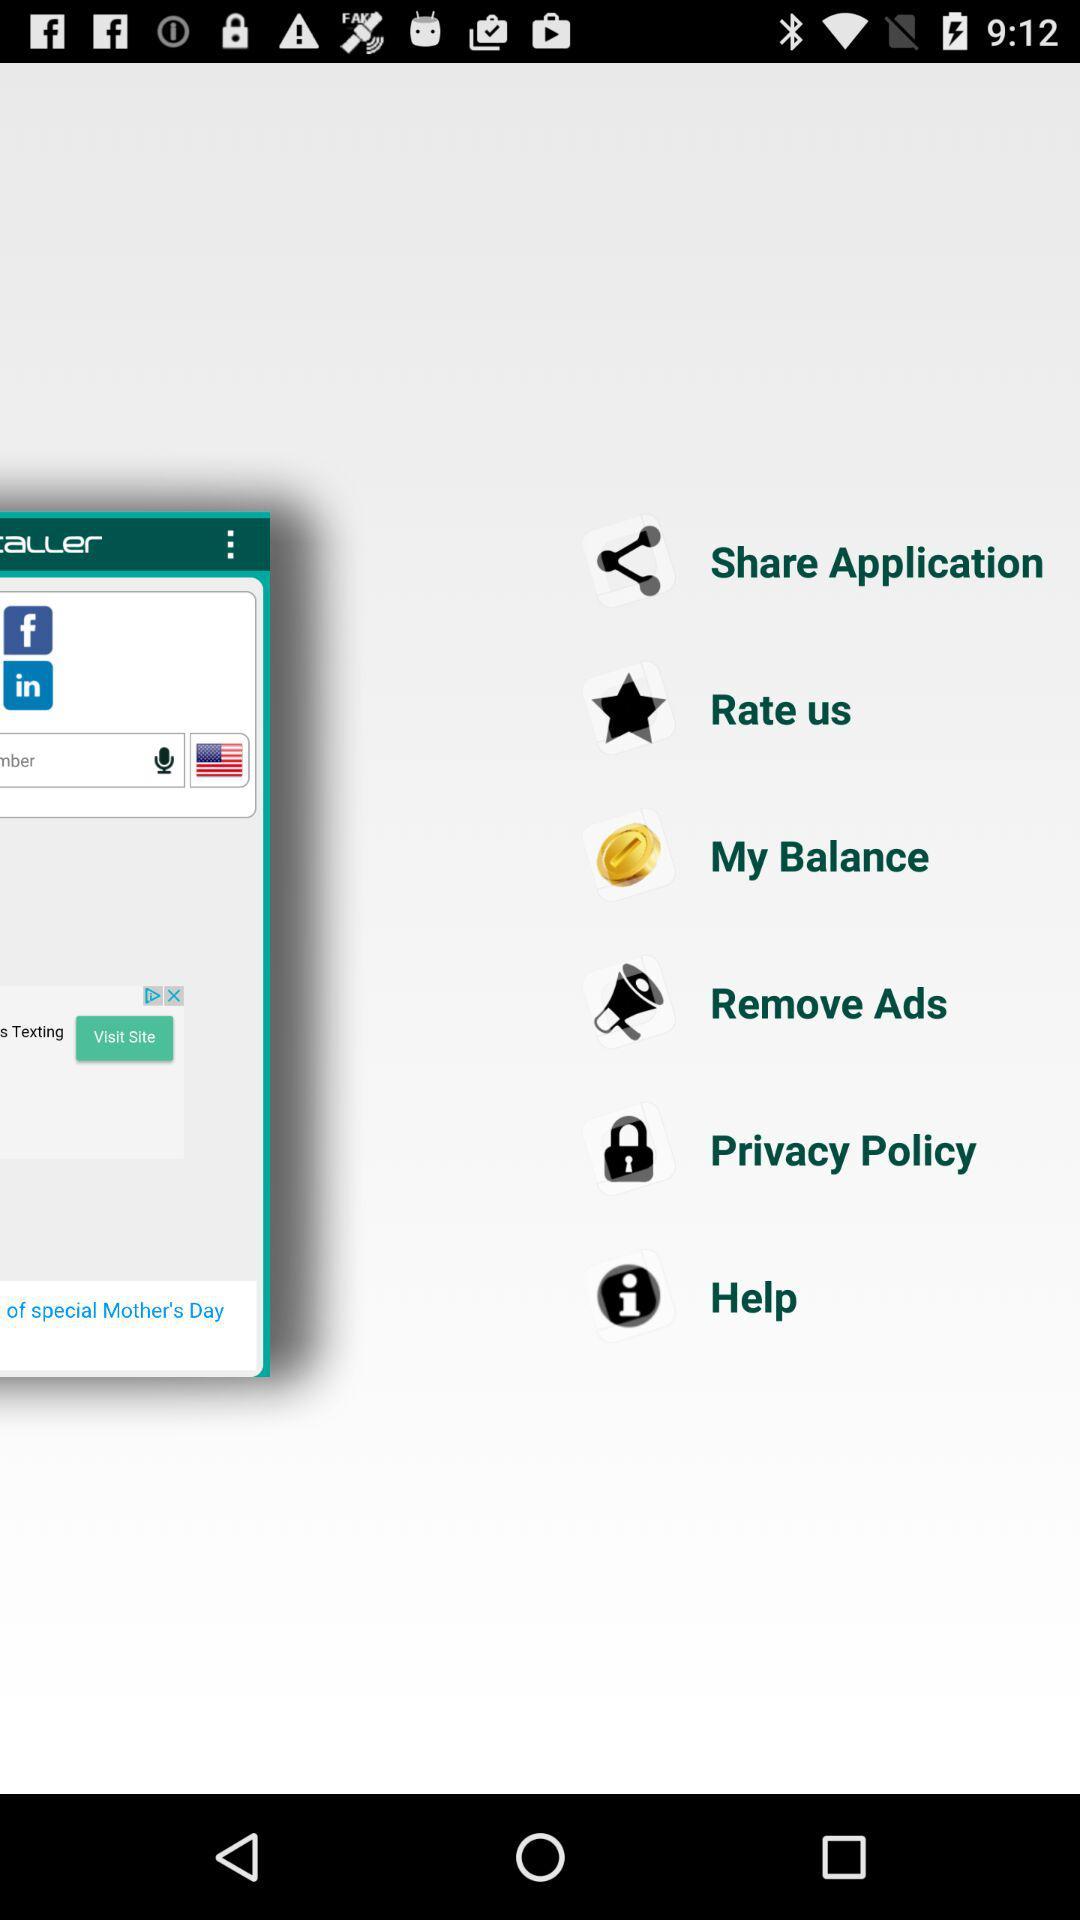  Describe the element at coordinates (219, 759) in the screenshot. I see `click usa` at that location.